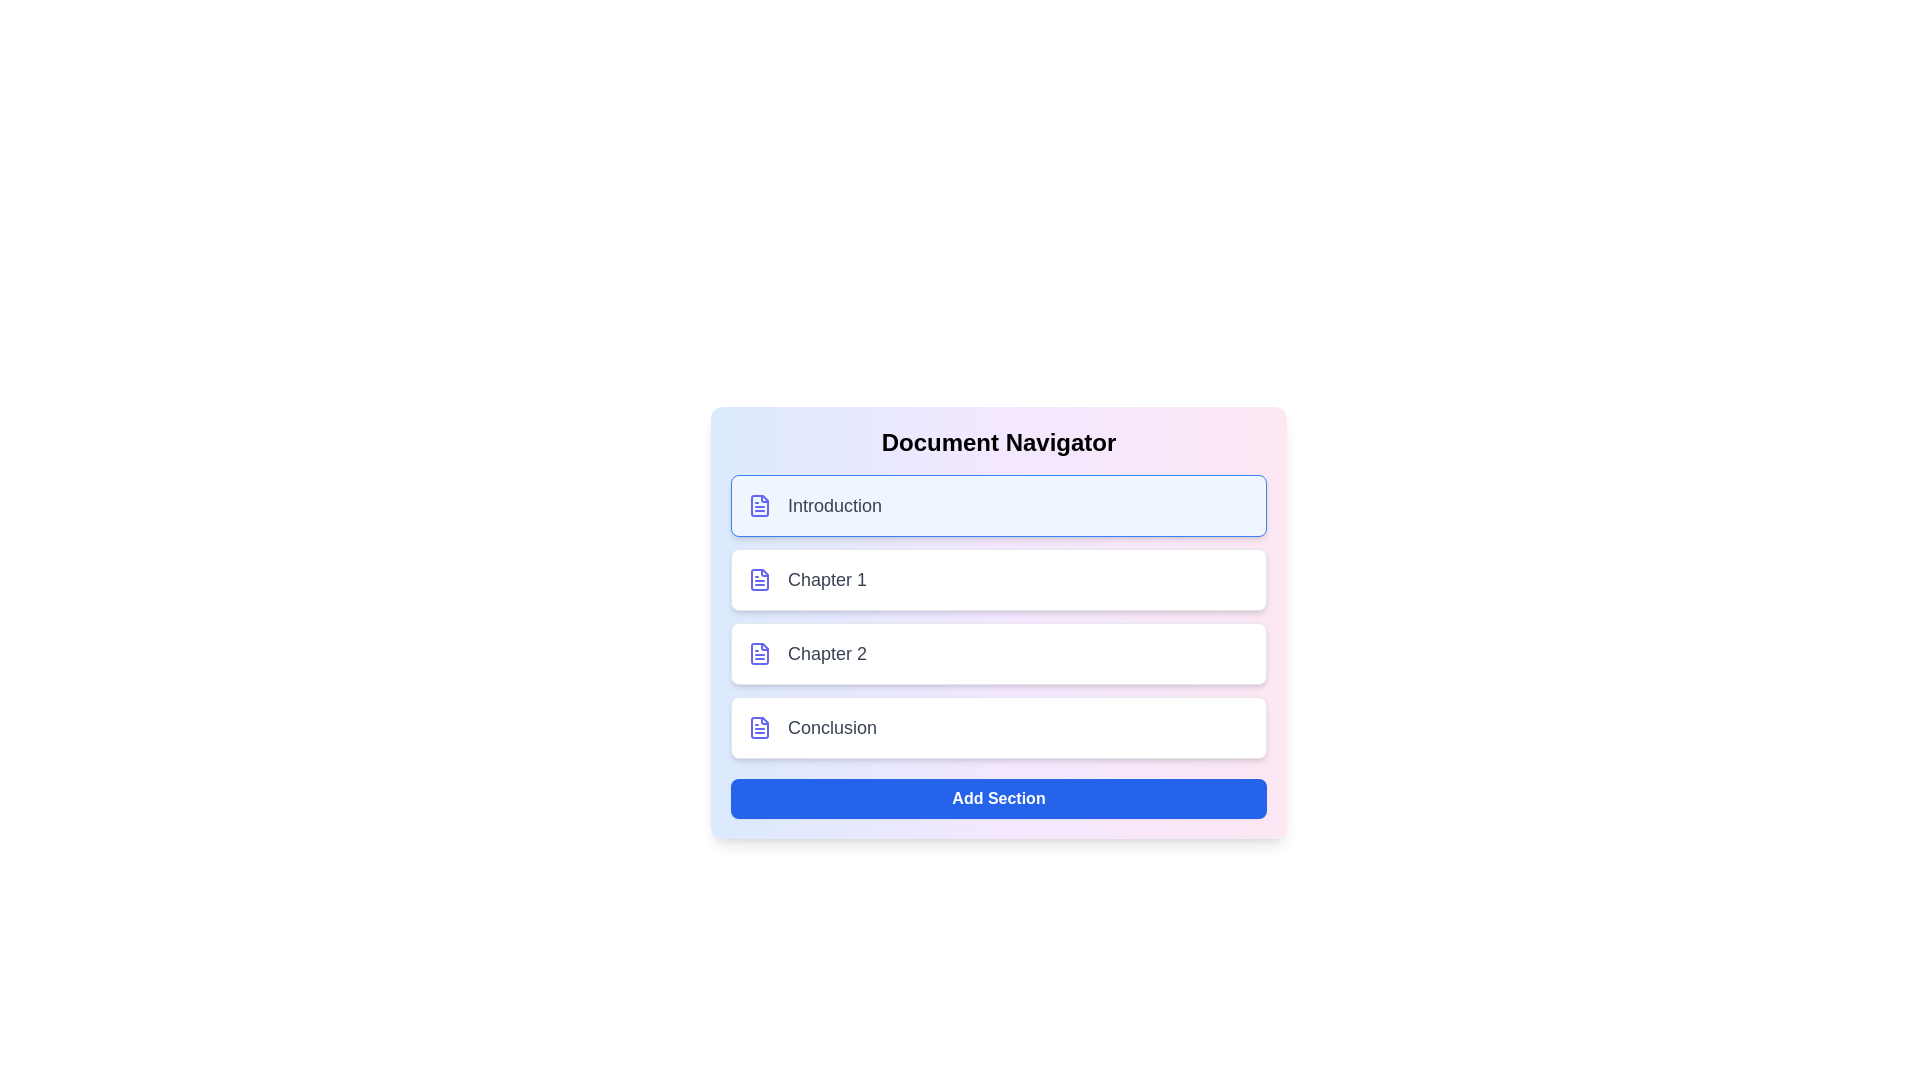  Describe the element at coordinates (998, 654) in the screenshot. I see `the section corresponding to Chapter 2 by clicking on its list item` at that location.